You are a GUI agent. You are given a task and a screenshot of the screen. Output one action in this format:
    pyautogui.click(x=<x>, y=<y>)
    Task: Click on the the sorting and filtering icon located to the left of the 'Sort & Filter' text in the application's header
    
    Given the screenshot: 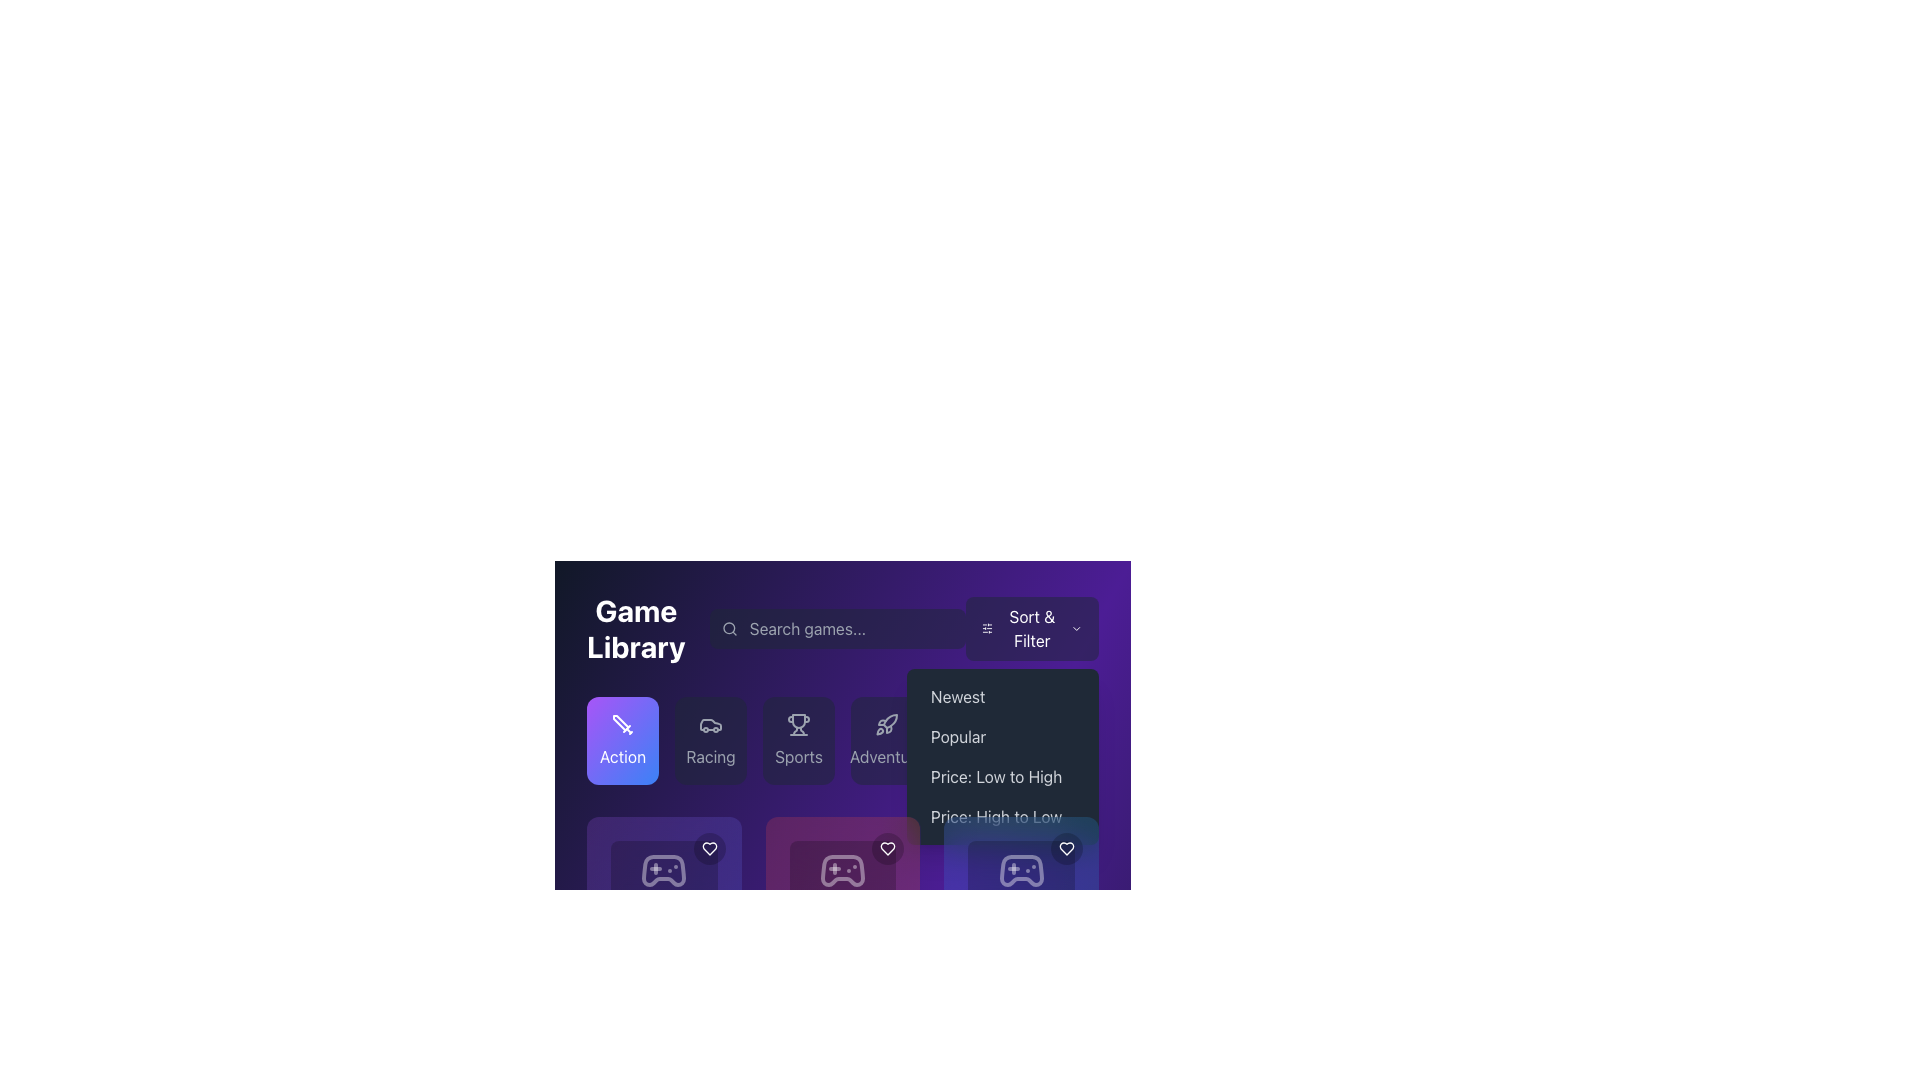 What is the action you would take?
    pyautogui.click(x=987, y=627)
    